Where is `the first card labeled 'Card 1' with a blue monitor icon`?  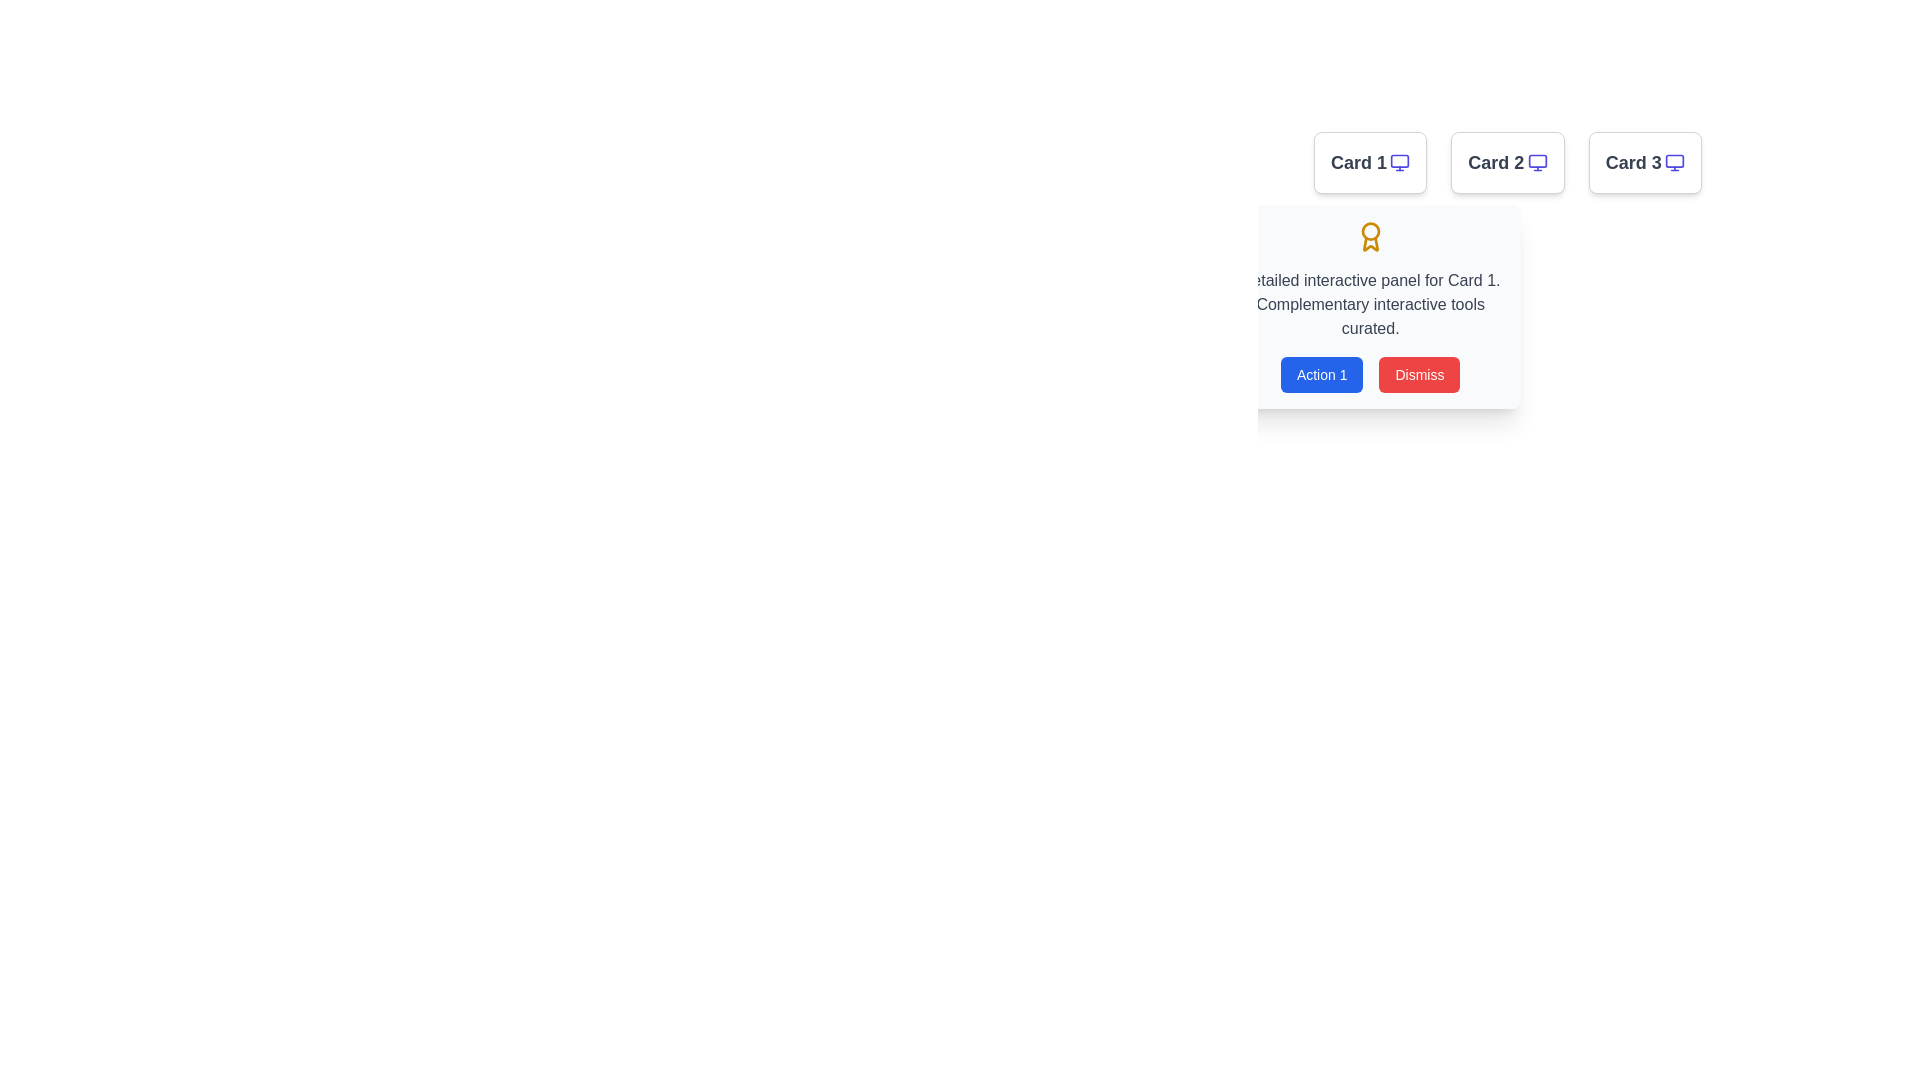 the first card labeled 'Card 1' with a blue monitor icon is located at coordinates (1369, 161).